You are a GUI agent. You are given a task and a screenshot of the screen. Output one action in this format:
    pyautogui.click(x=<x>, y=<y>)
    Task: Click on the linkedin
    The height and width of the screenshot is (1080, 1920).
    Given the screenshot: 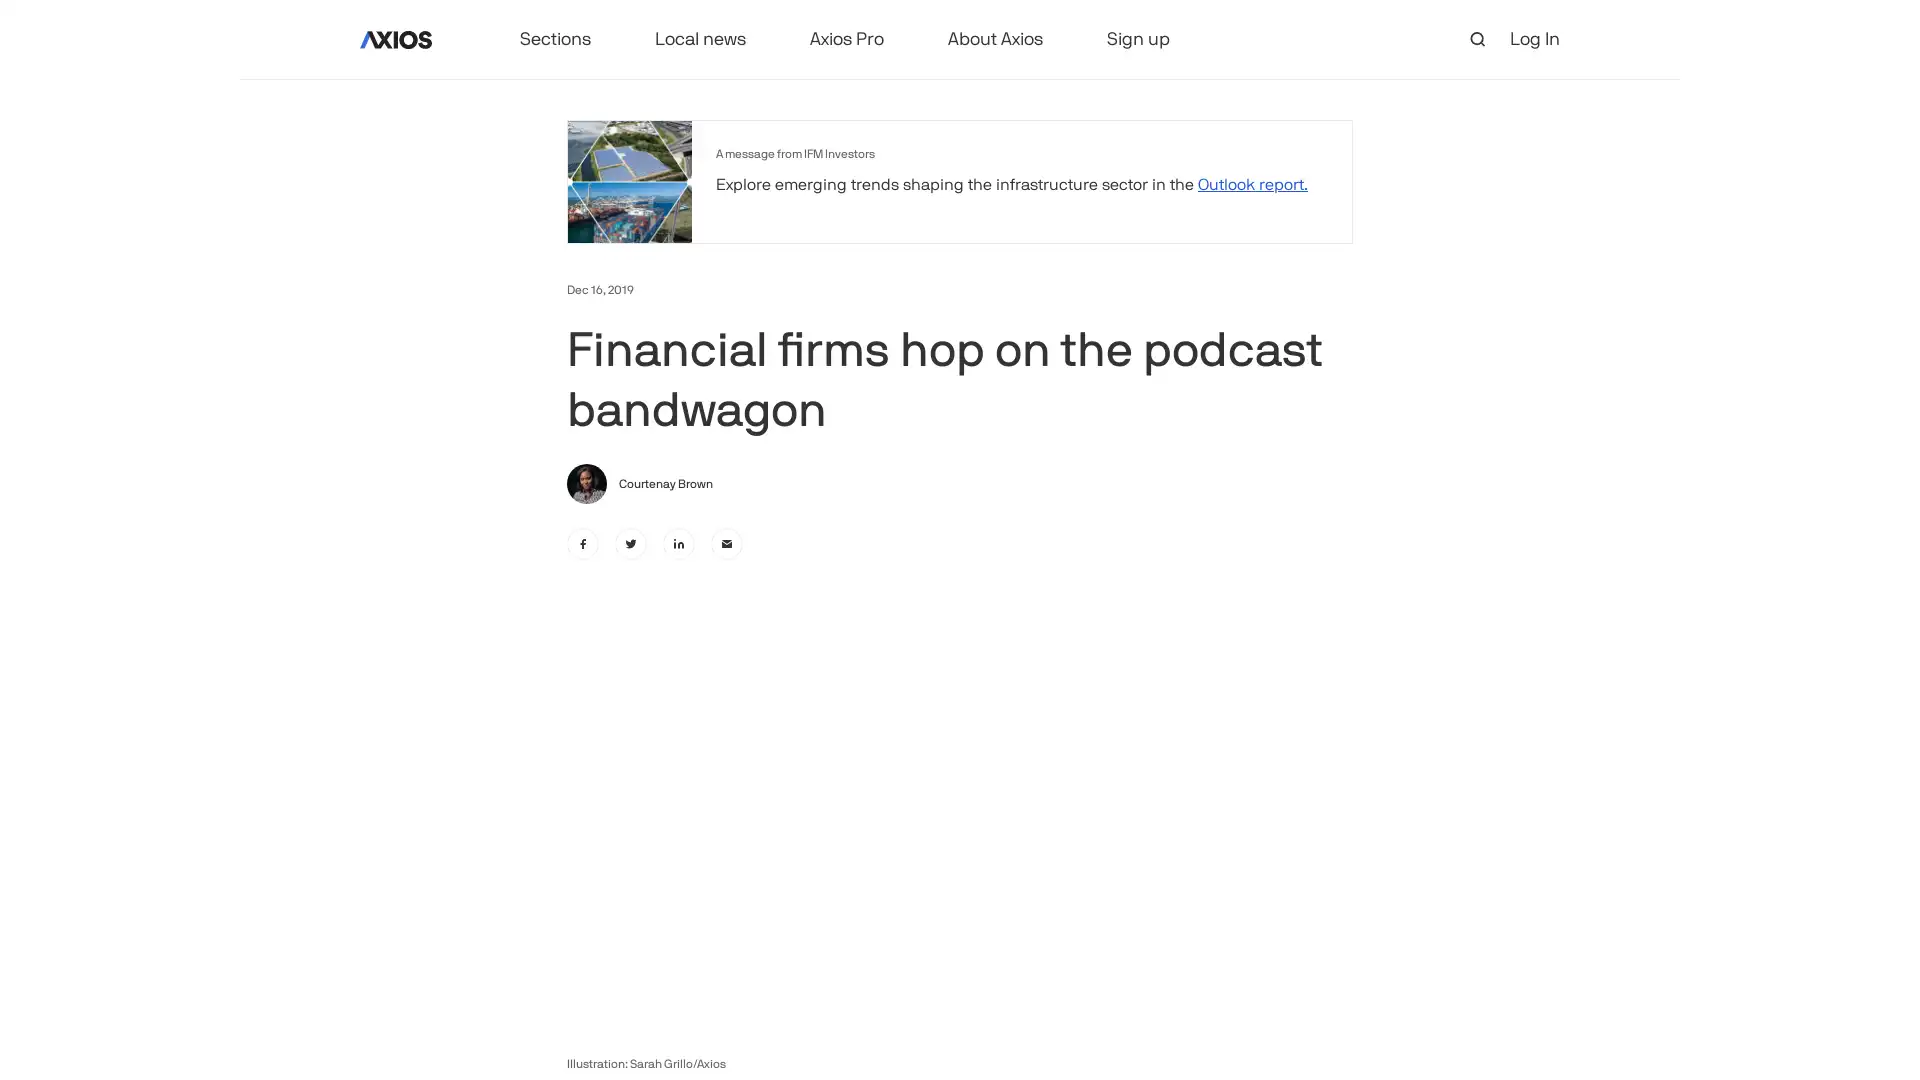 What is the action you would take?
    pyautogui.click(x=677, y=543)
    